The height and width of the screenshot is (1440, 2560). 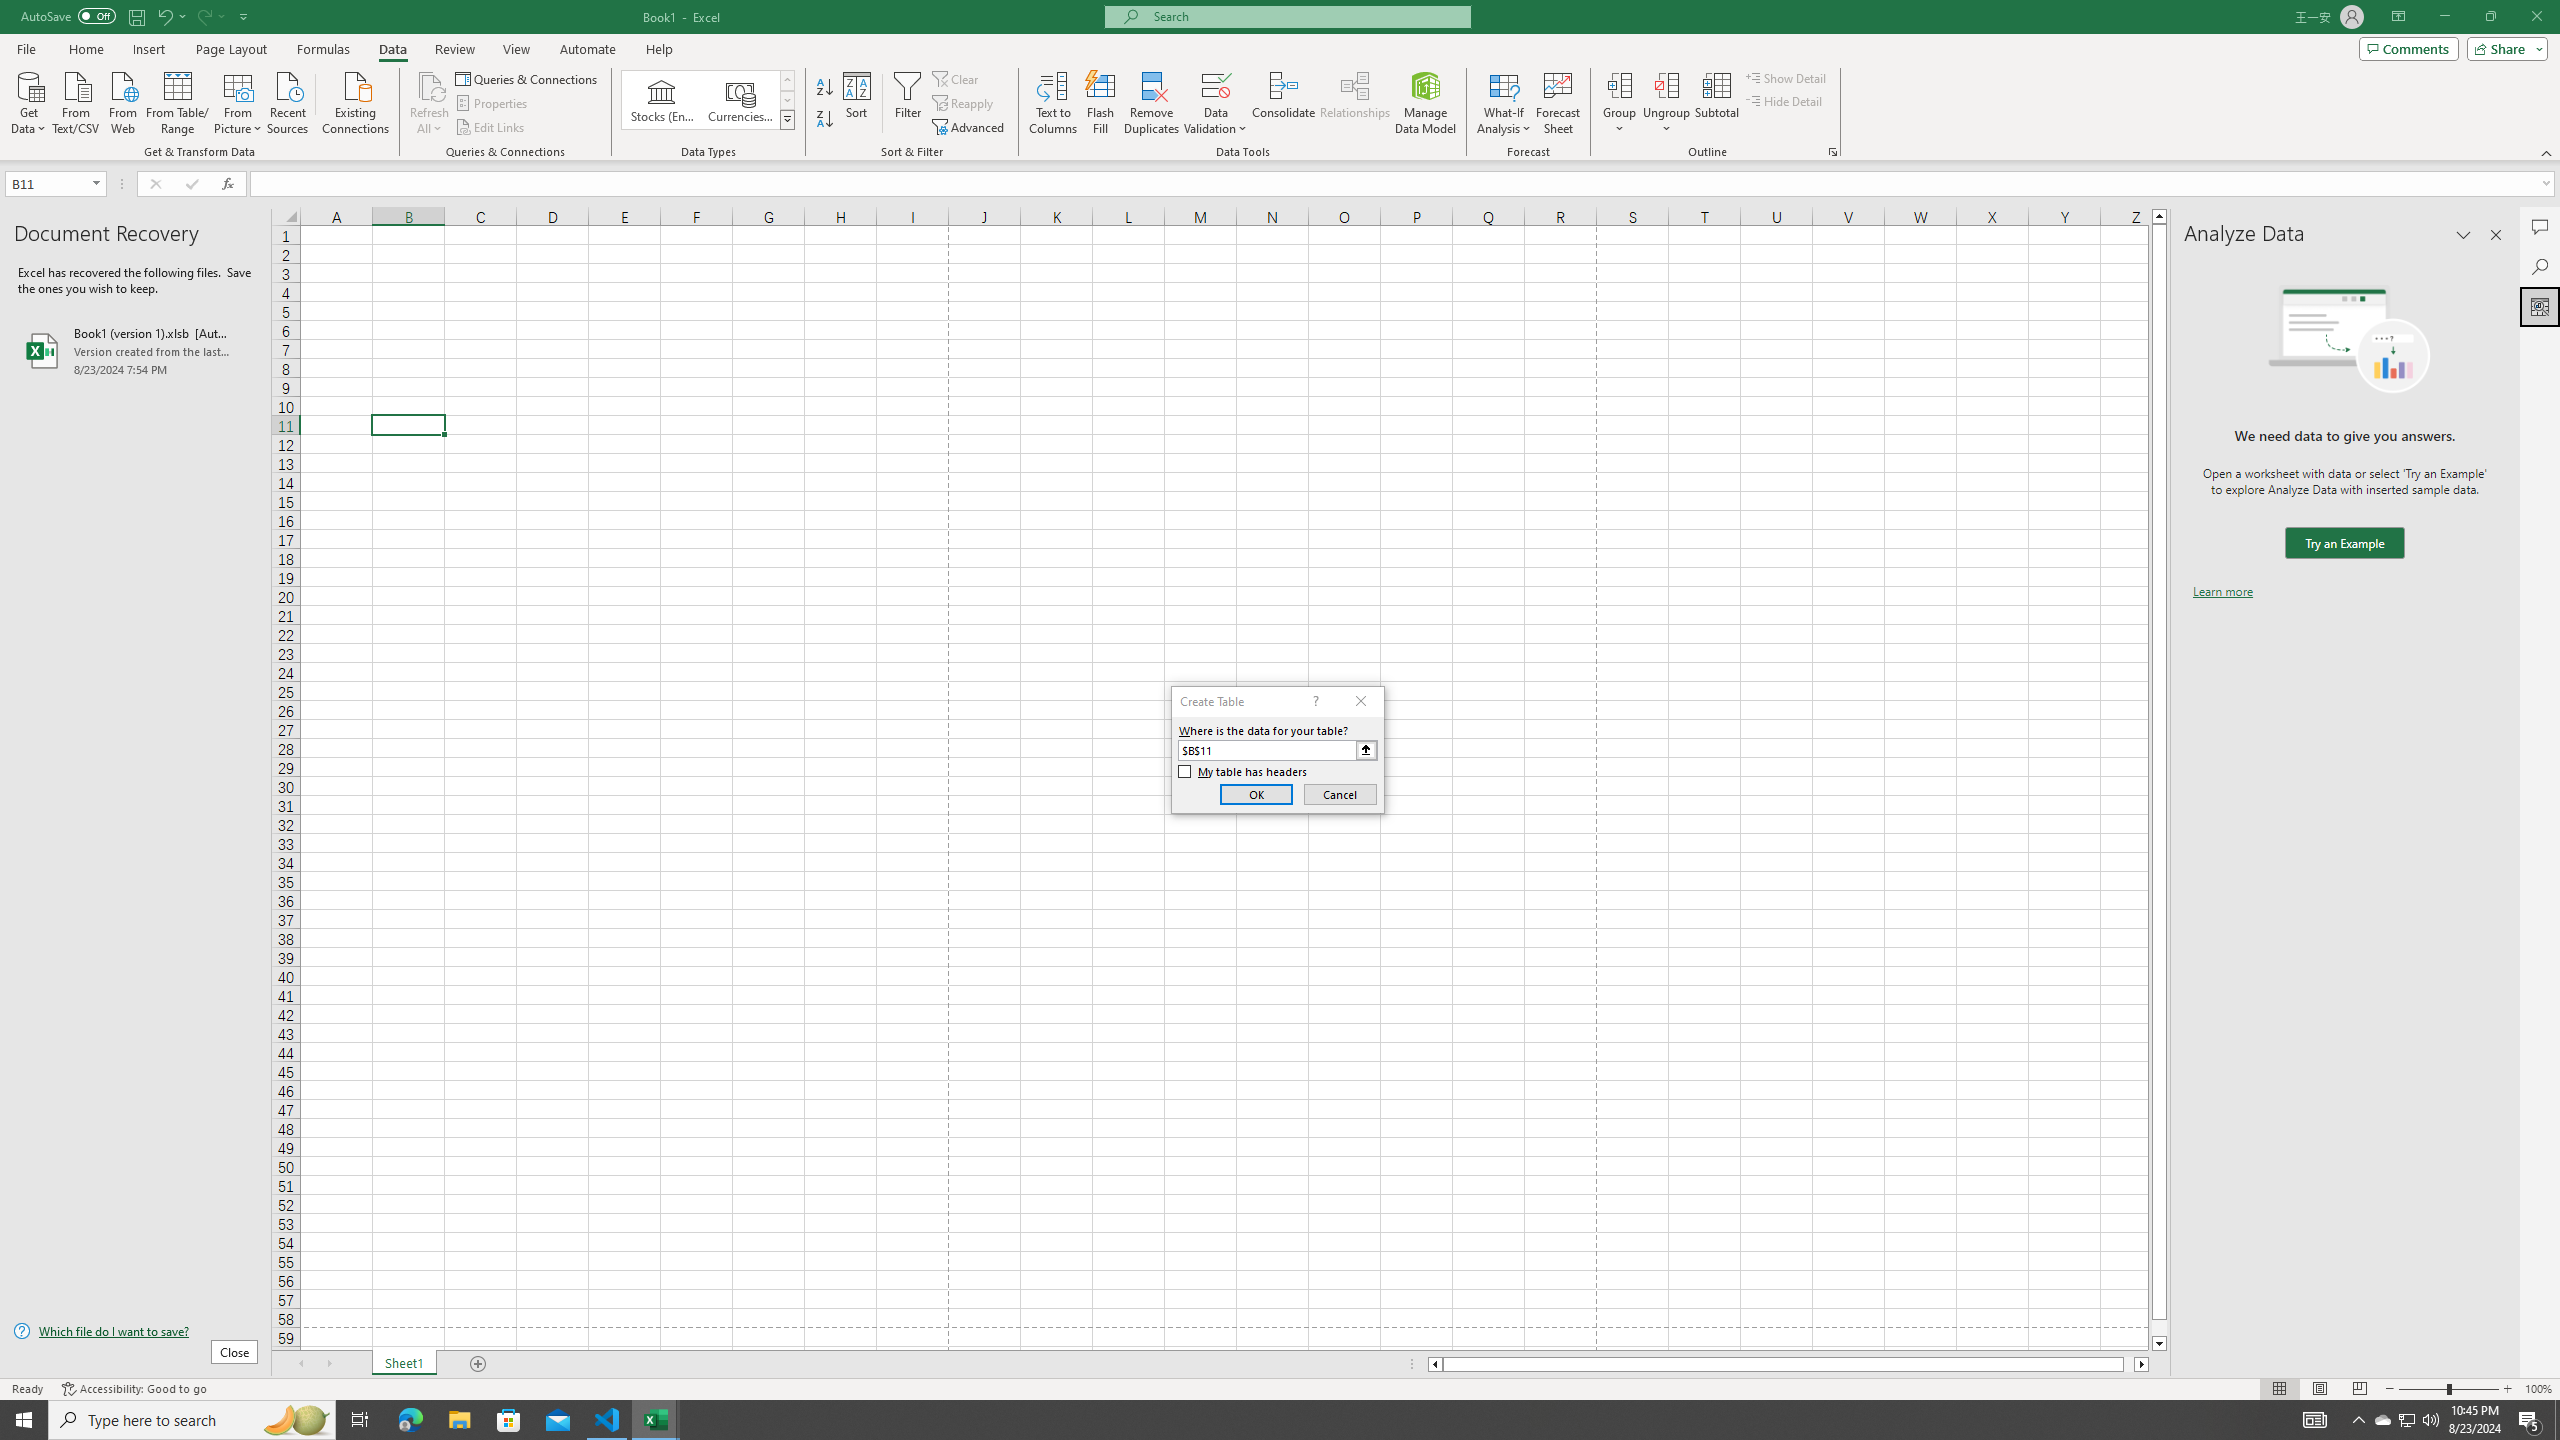 What do you see at coordinates (493, 103) in the screenshot?
I see `'Properties'` at bounding box center [493, 103].